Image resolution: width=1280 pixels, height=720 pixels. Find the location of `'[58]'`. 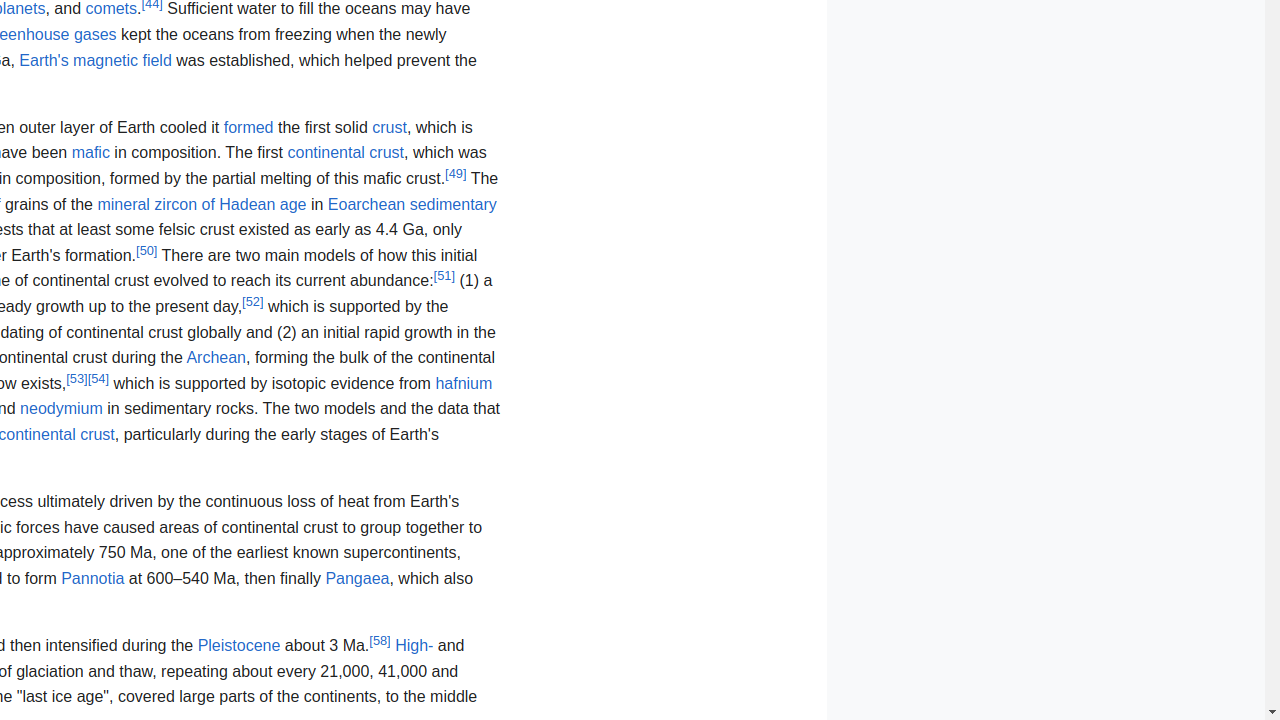

'[58]' is located at coordinates (380, 640).